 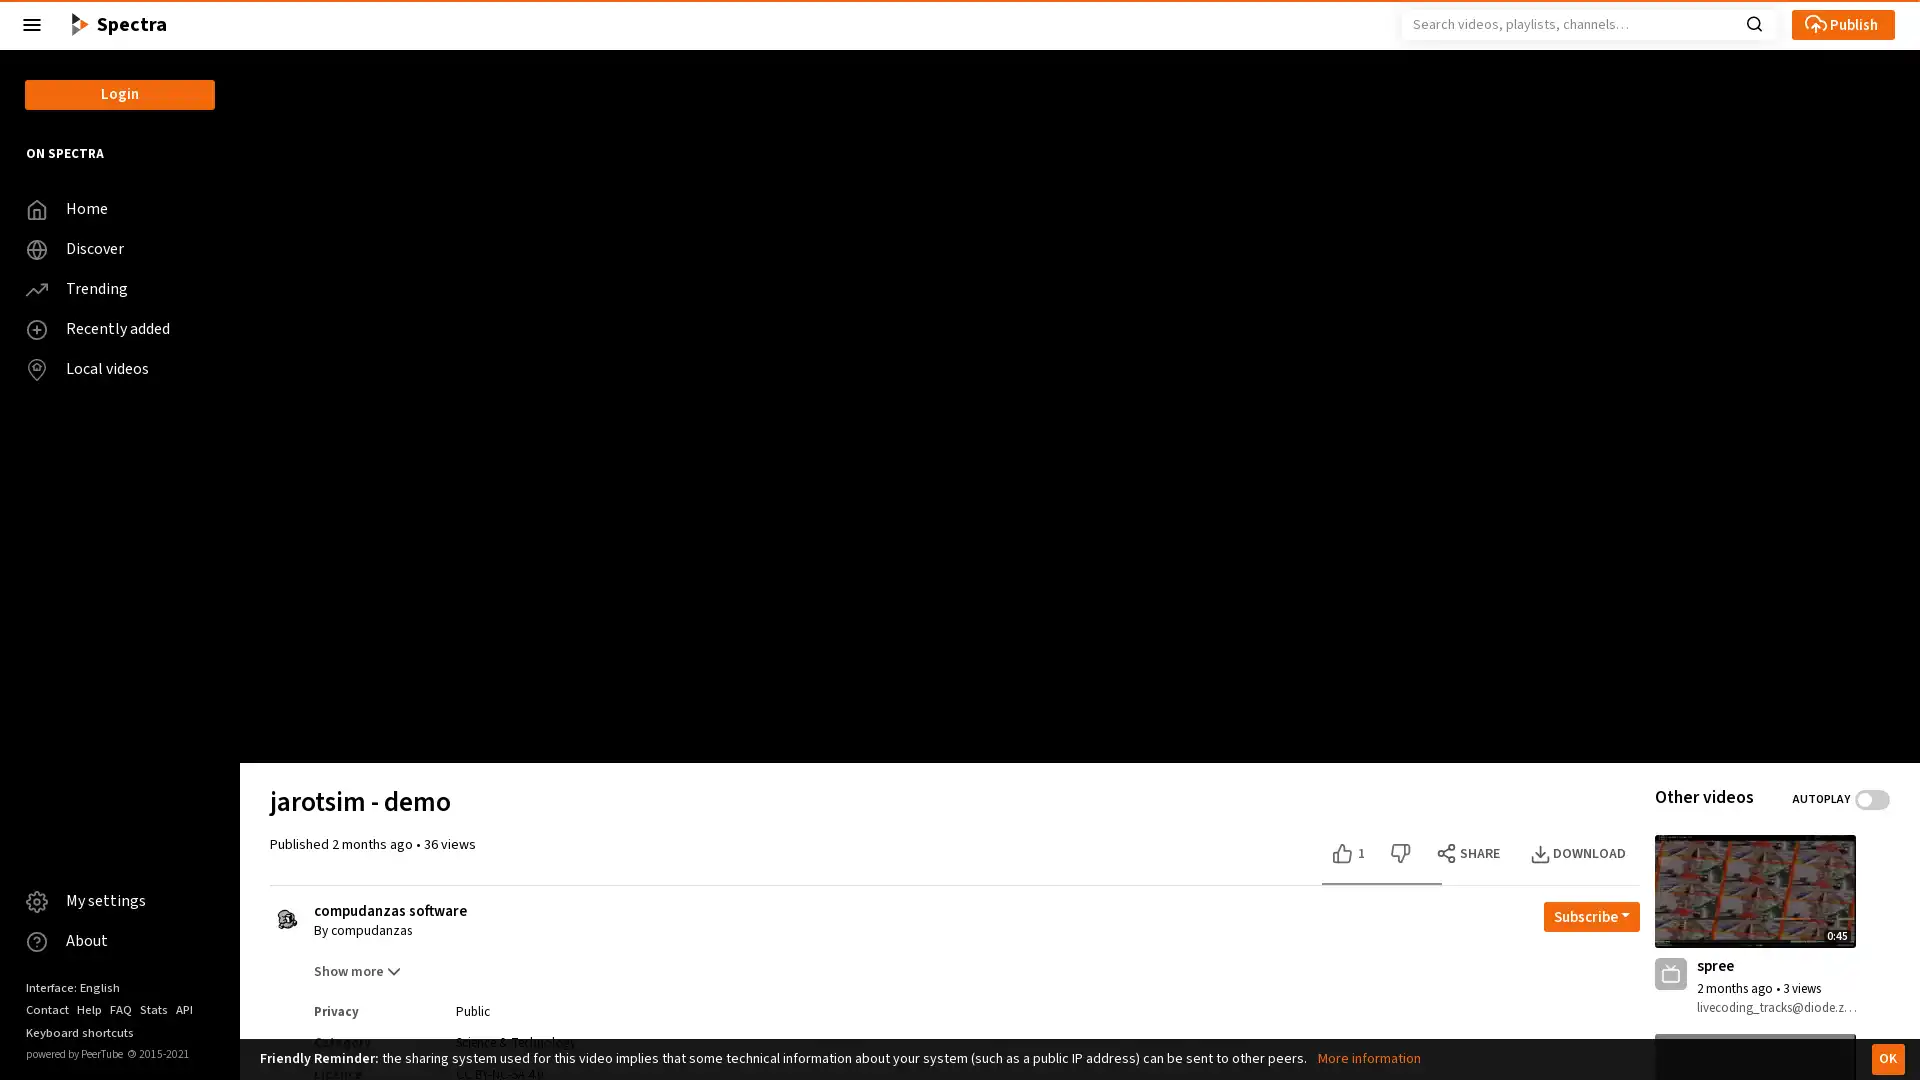 I want to click on DOWNLOAD, so click(x=1578, y=853).